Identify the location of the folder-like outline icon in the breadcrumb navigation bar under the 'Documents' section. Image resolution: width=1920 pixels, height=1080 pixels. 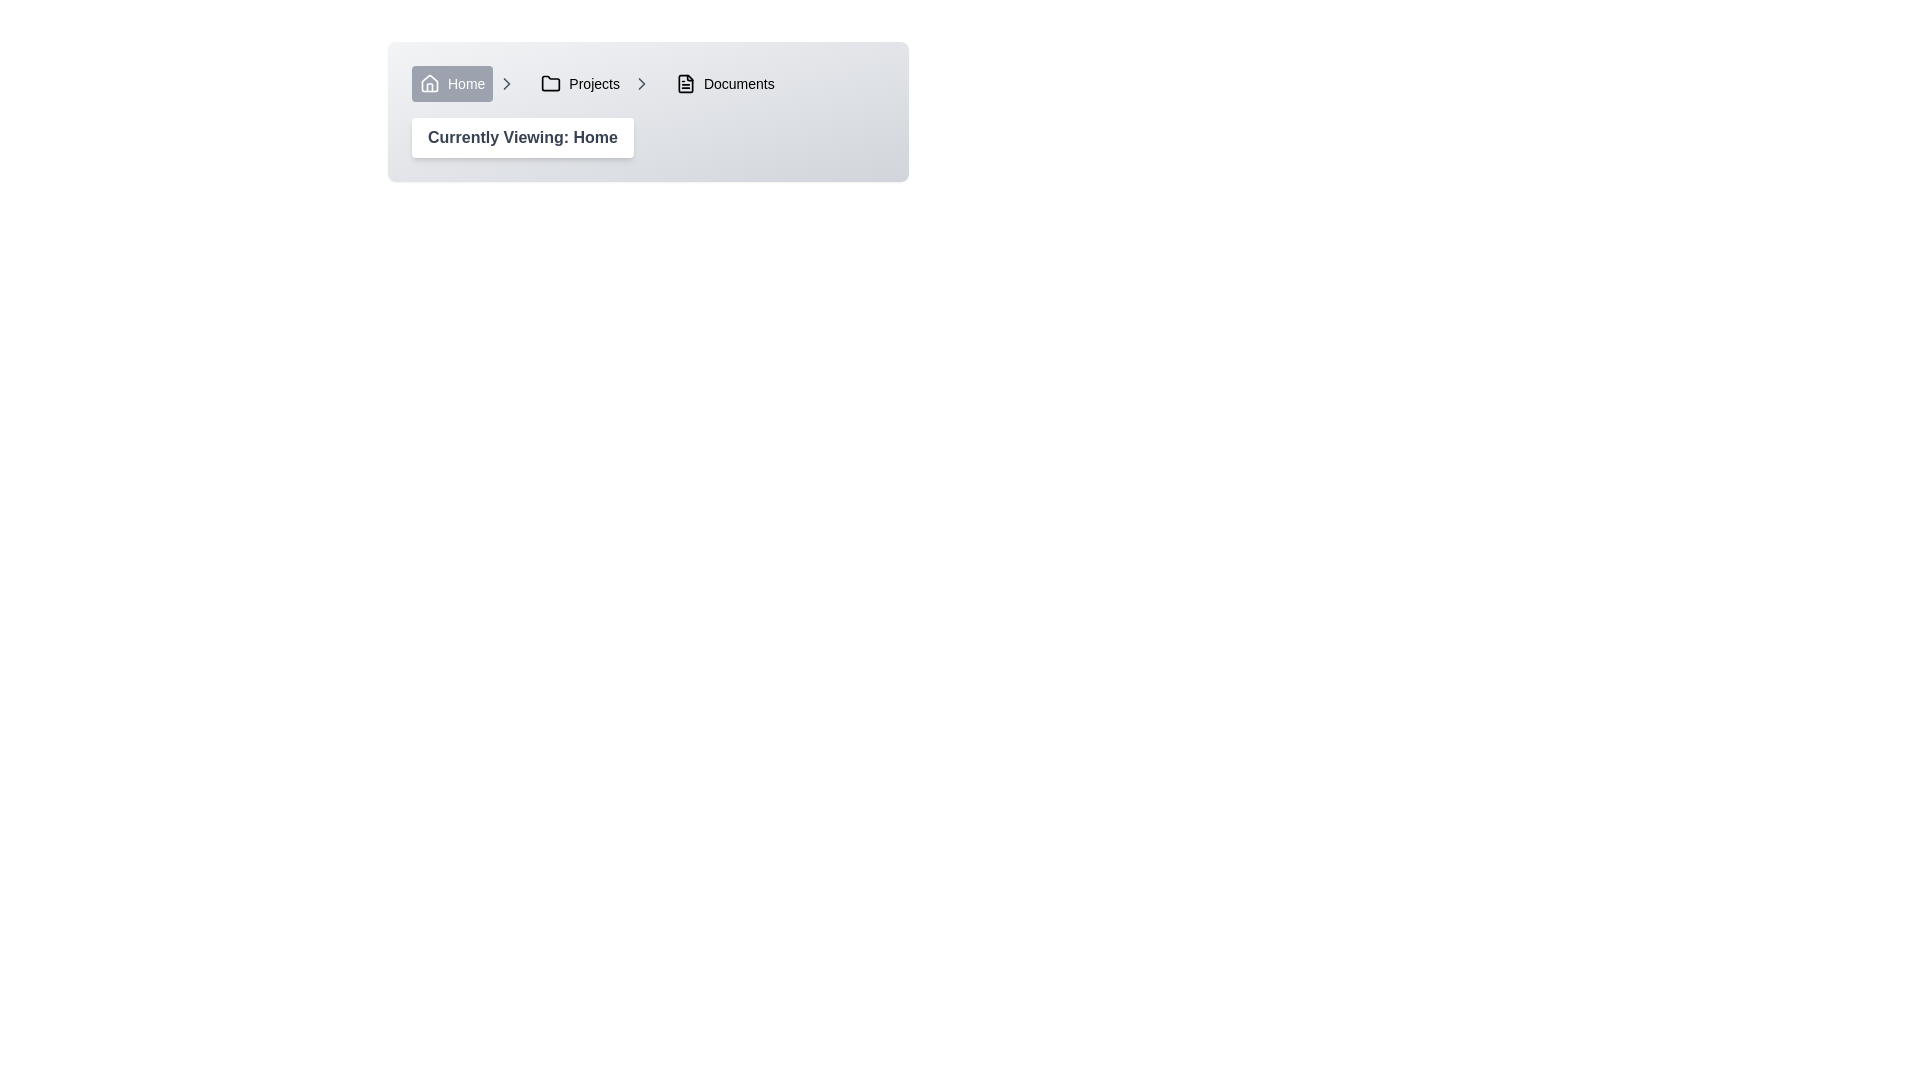
(686, 83).